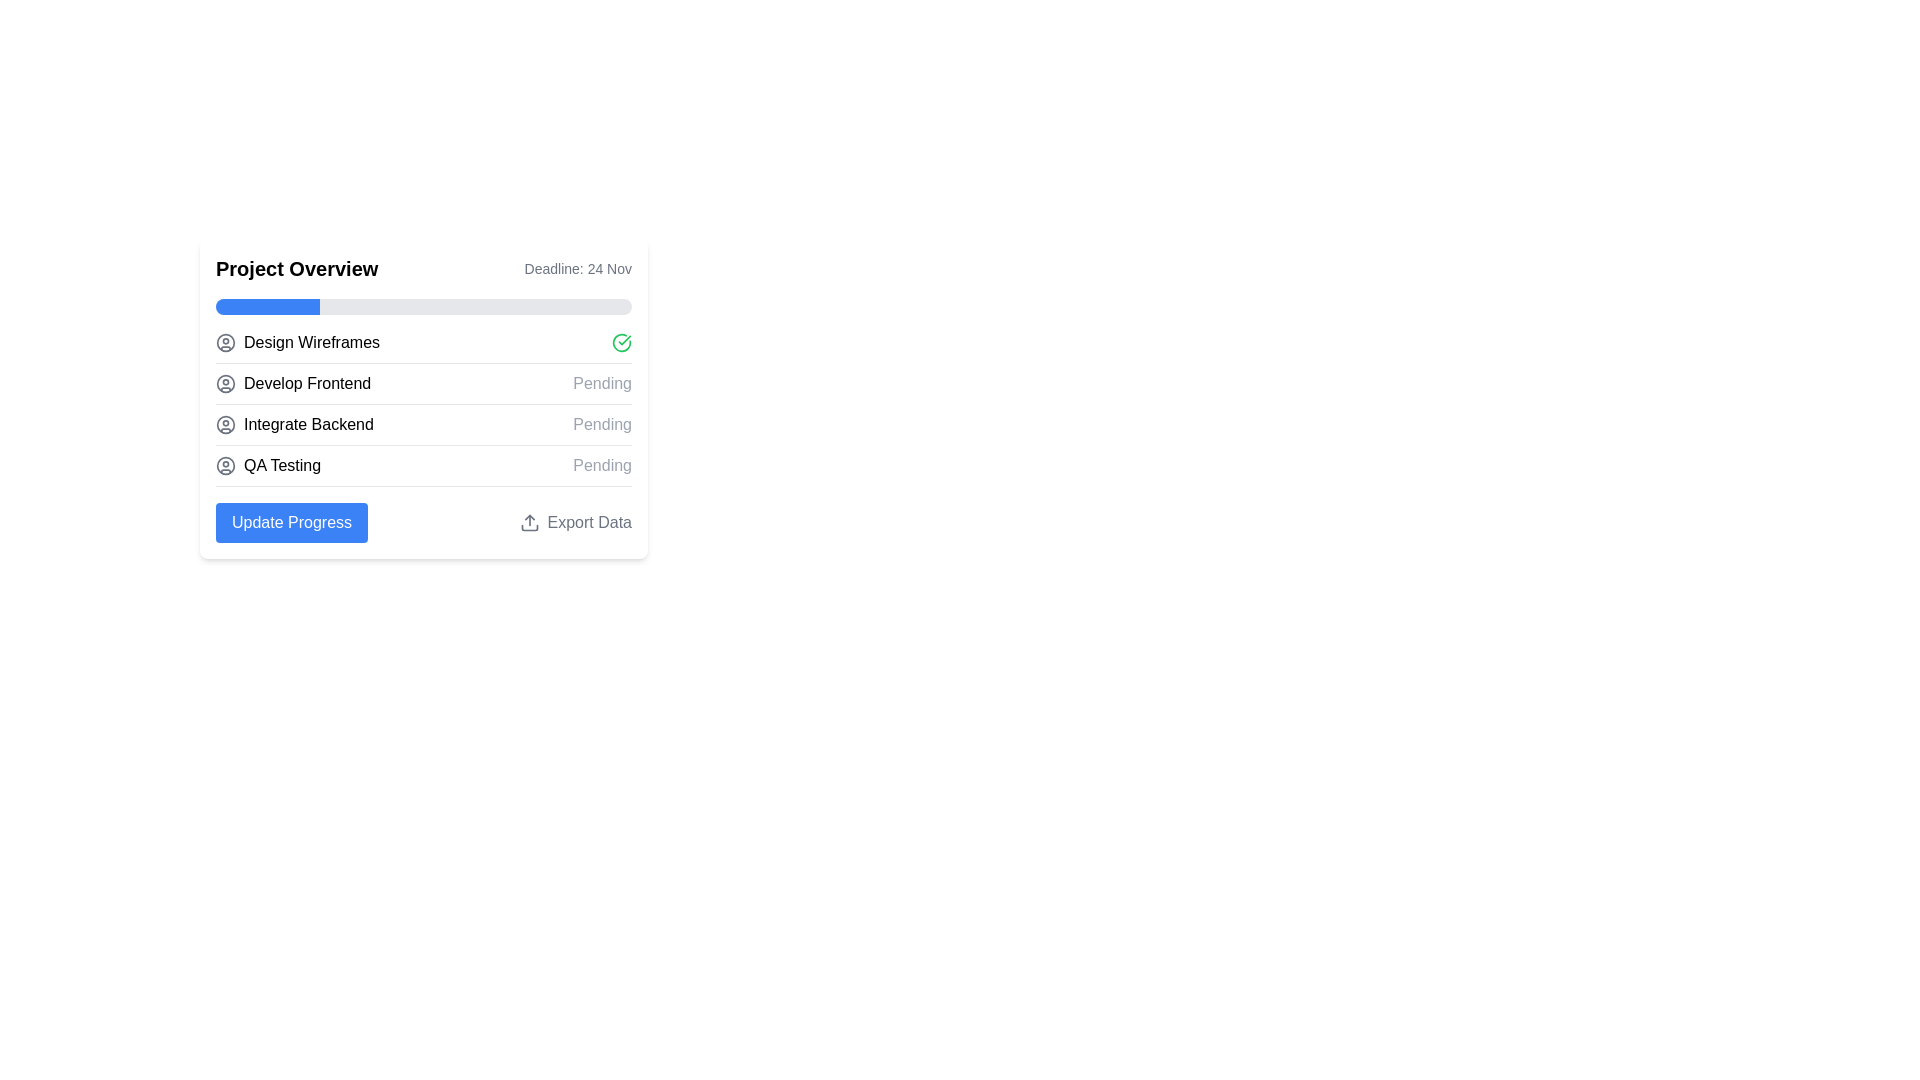 Image resolution: width=1920 pixels, height=1080 pixels. Describe the element at coordinates (225, 384) in the screenshot. I see `the user profile icon with a gray outline located to the left of the 'Develop Frontend' text in the third row of icons under the 'Project Overview' section` at that location.